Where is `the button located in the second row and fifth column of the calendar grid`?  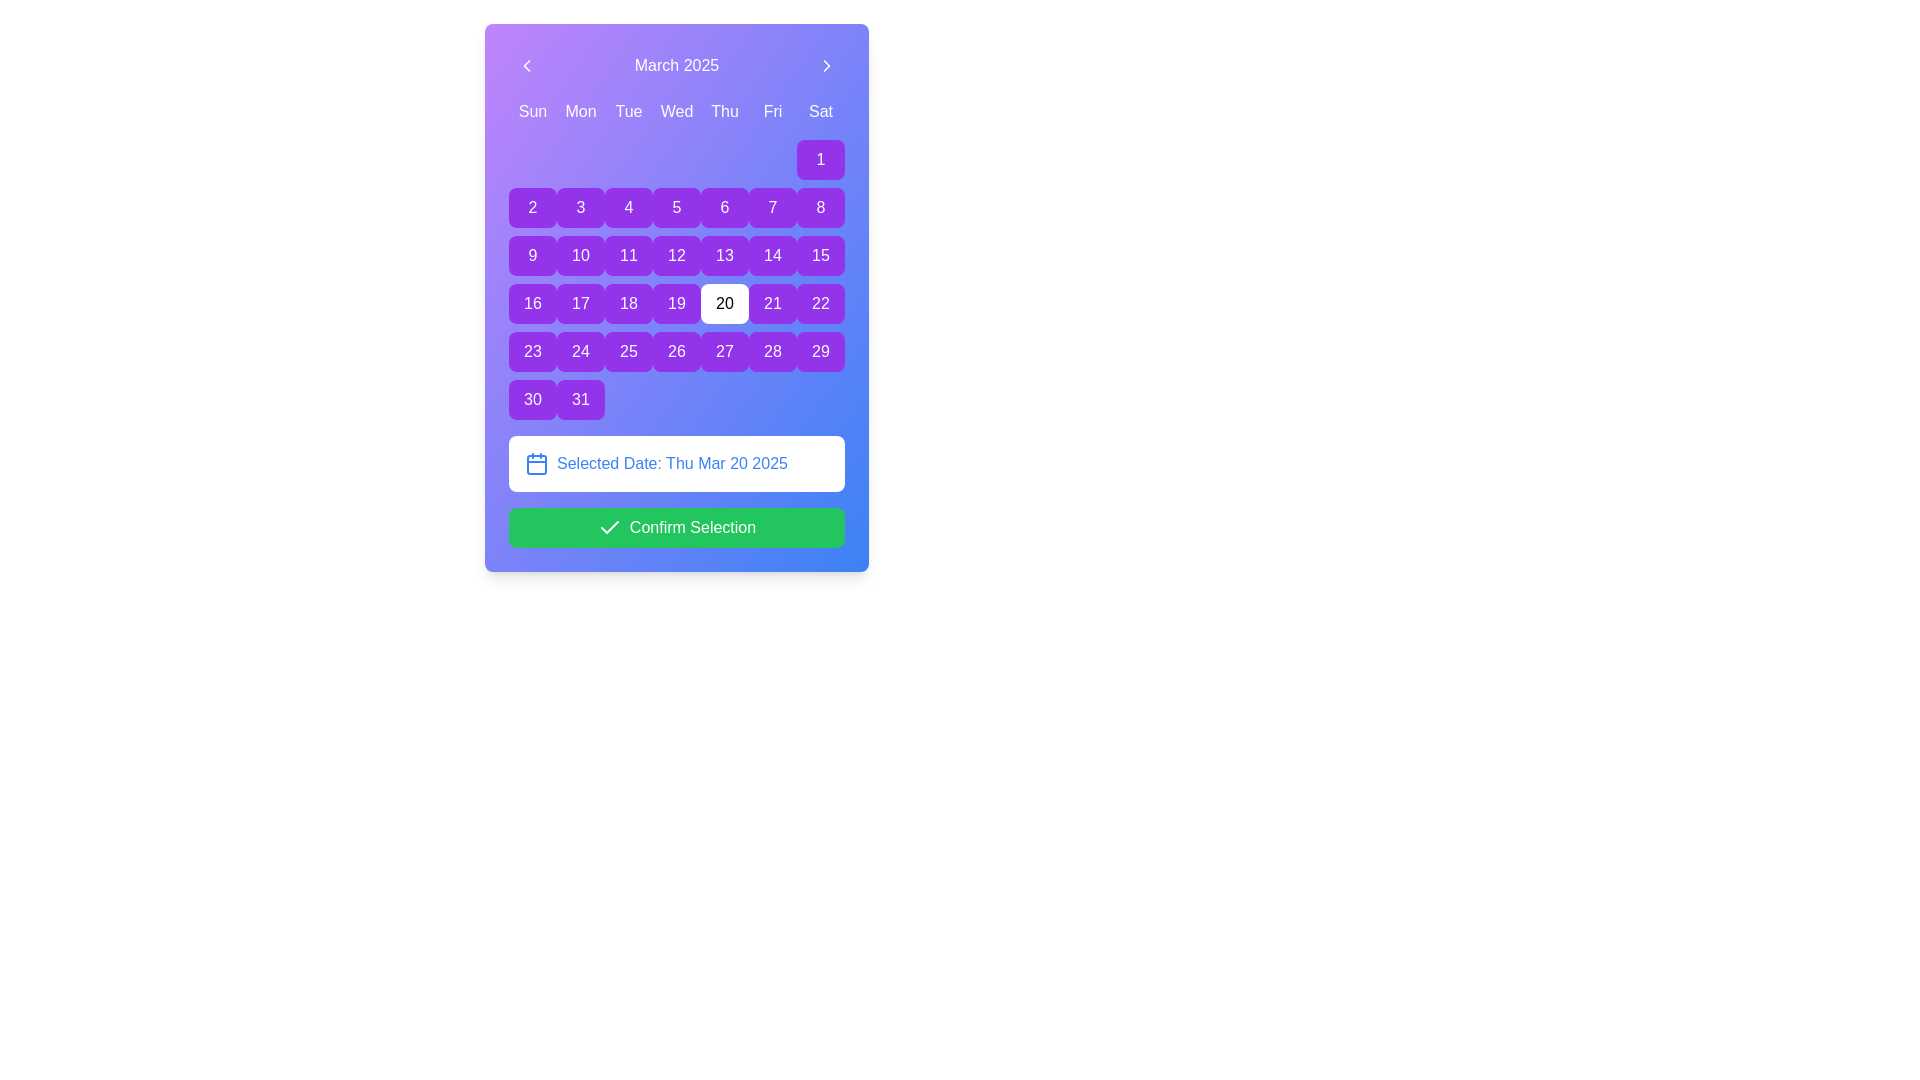 the button located in the second row and fifth column of the calendar grid is located at coordinates (676, 208).